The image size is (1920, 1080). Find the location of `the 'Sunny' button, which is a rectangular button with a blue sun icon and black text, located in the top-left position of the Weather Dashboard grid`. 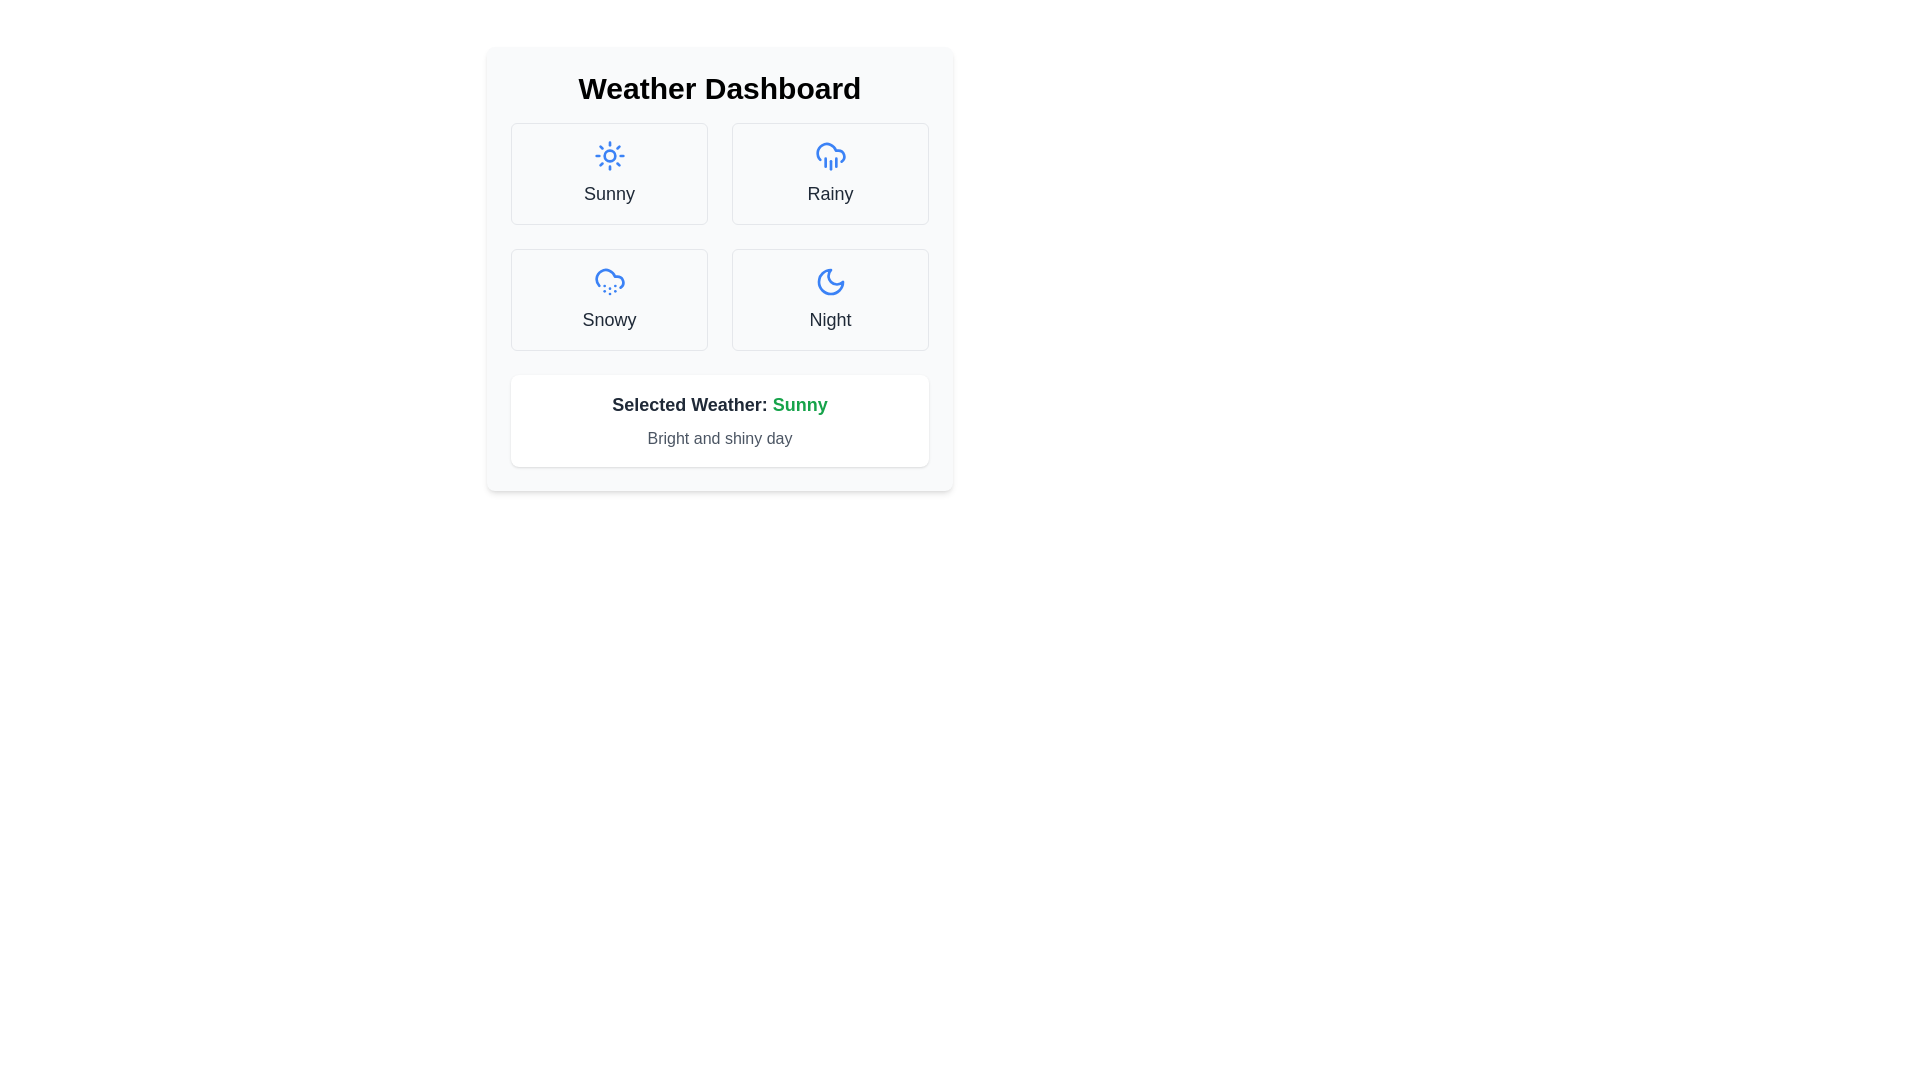

the 'Sunny' button, which is a rectangular button with a blue sun icon and black text, located in the top-left position of the Weather Dashboard grid is located at coordinates (608, 172).